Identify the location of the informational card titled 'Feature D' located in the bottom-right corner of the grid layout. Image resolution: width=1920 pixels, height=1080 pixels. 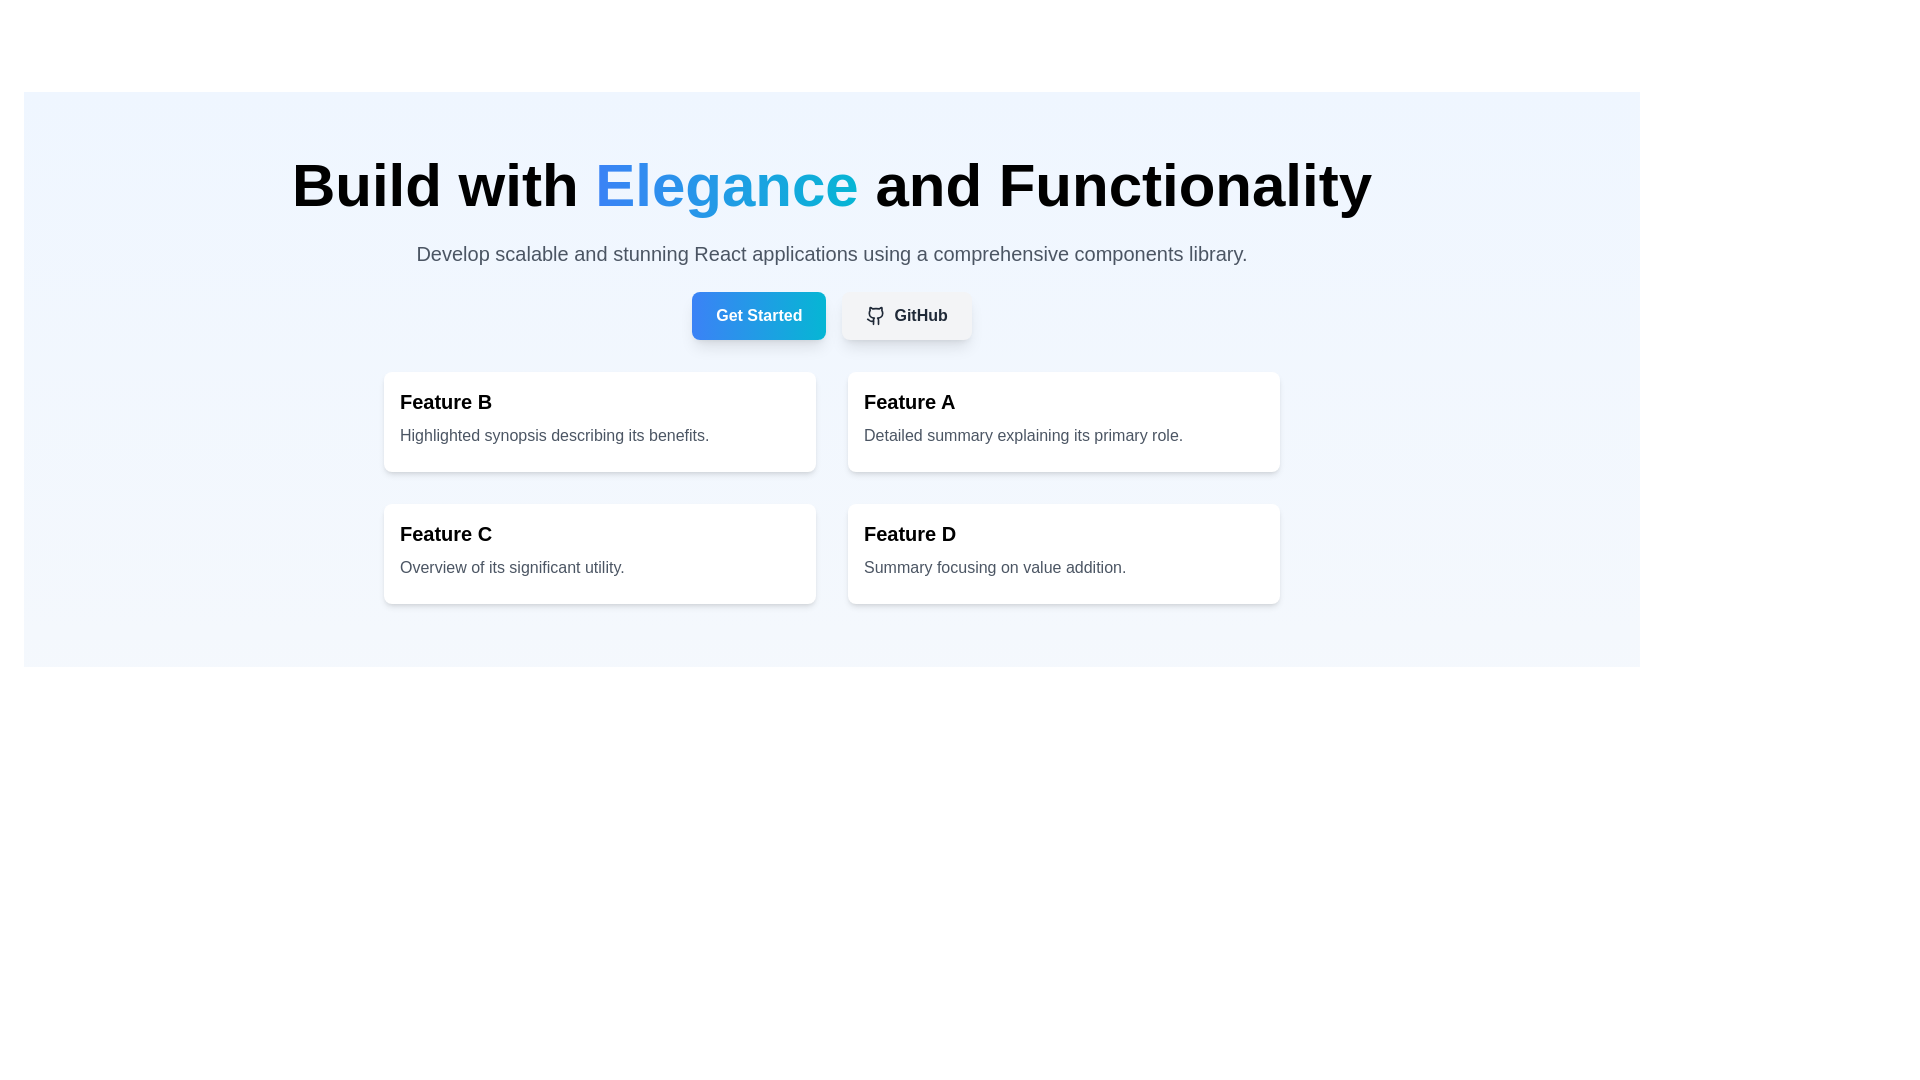
(1063, 554).